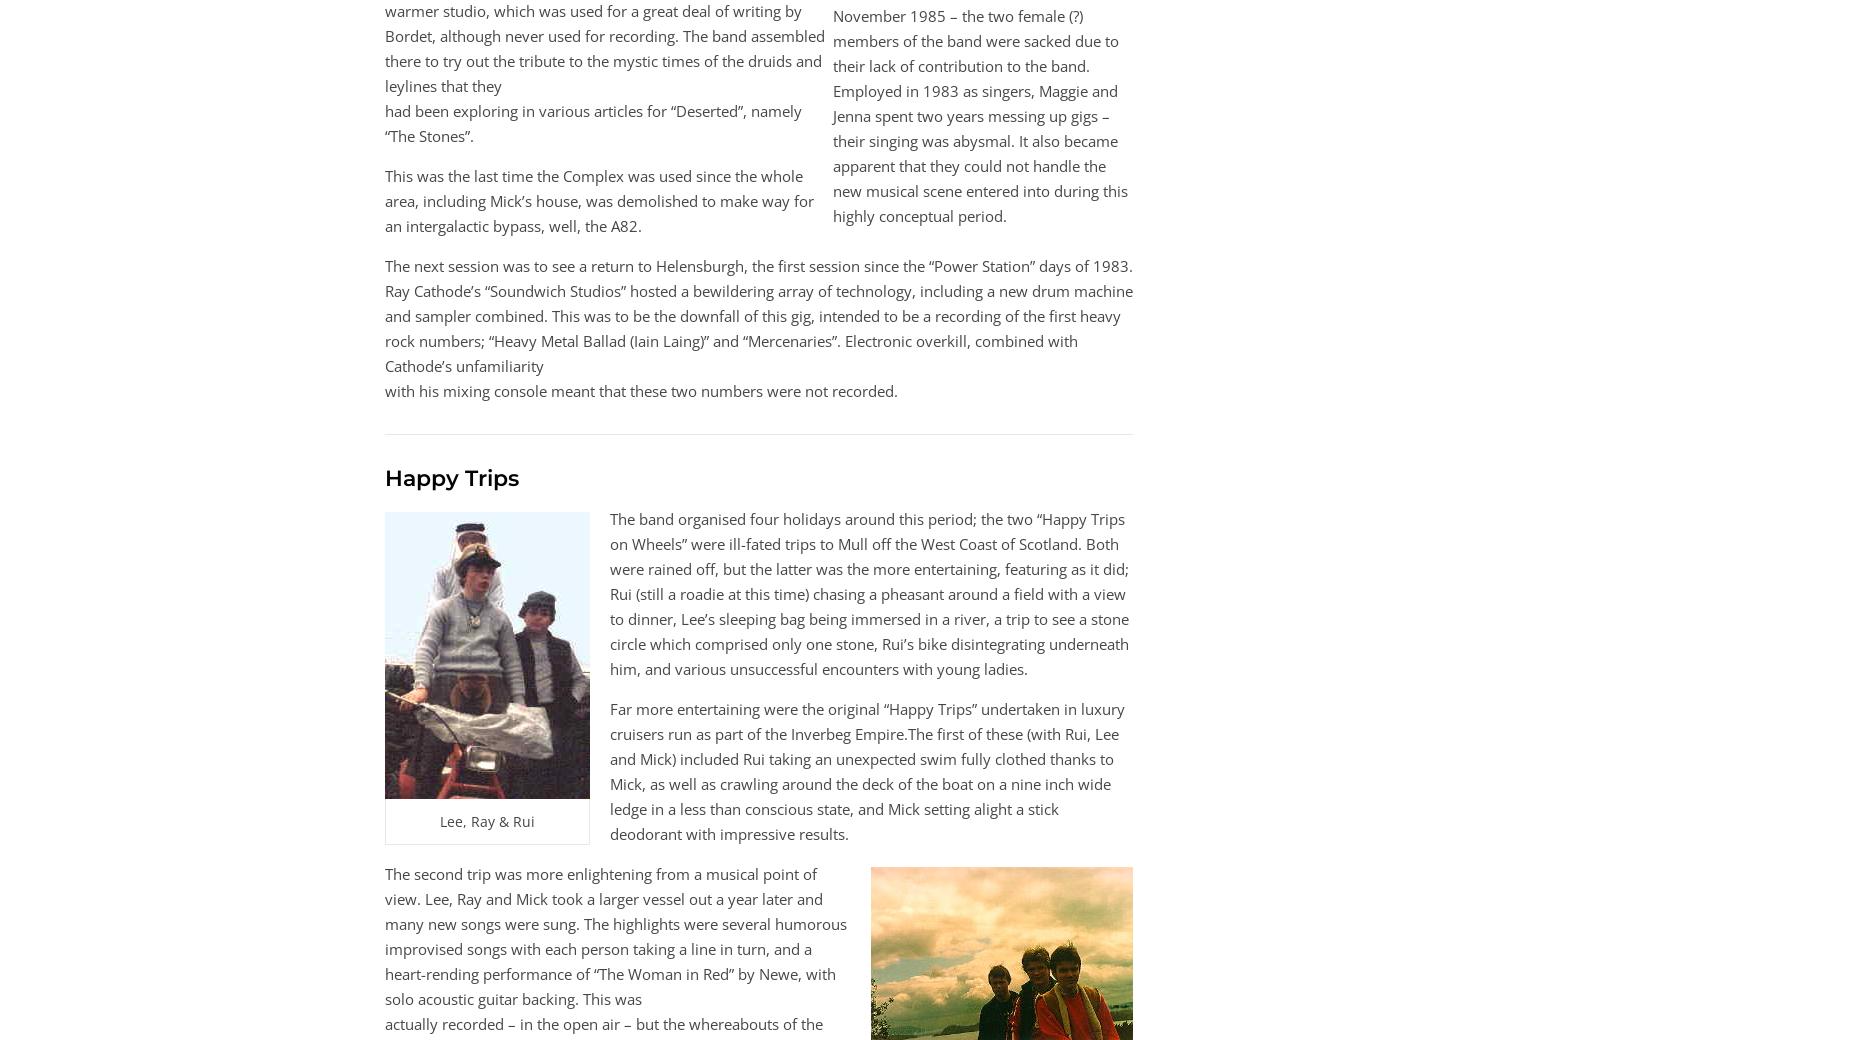 Image resolution: width=1850 pixels, height=1040 pixels. What do you see at coordinates (599, 201) in the screenshot?
I see `'This was the last time the Complex was used since the whole area, including Mick’s house, was demolished to make way for an intergalactic bypass, well, the A82.'` at bounding box center [599, 201].